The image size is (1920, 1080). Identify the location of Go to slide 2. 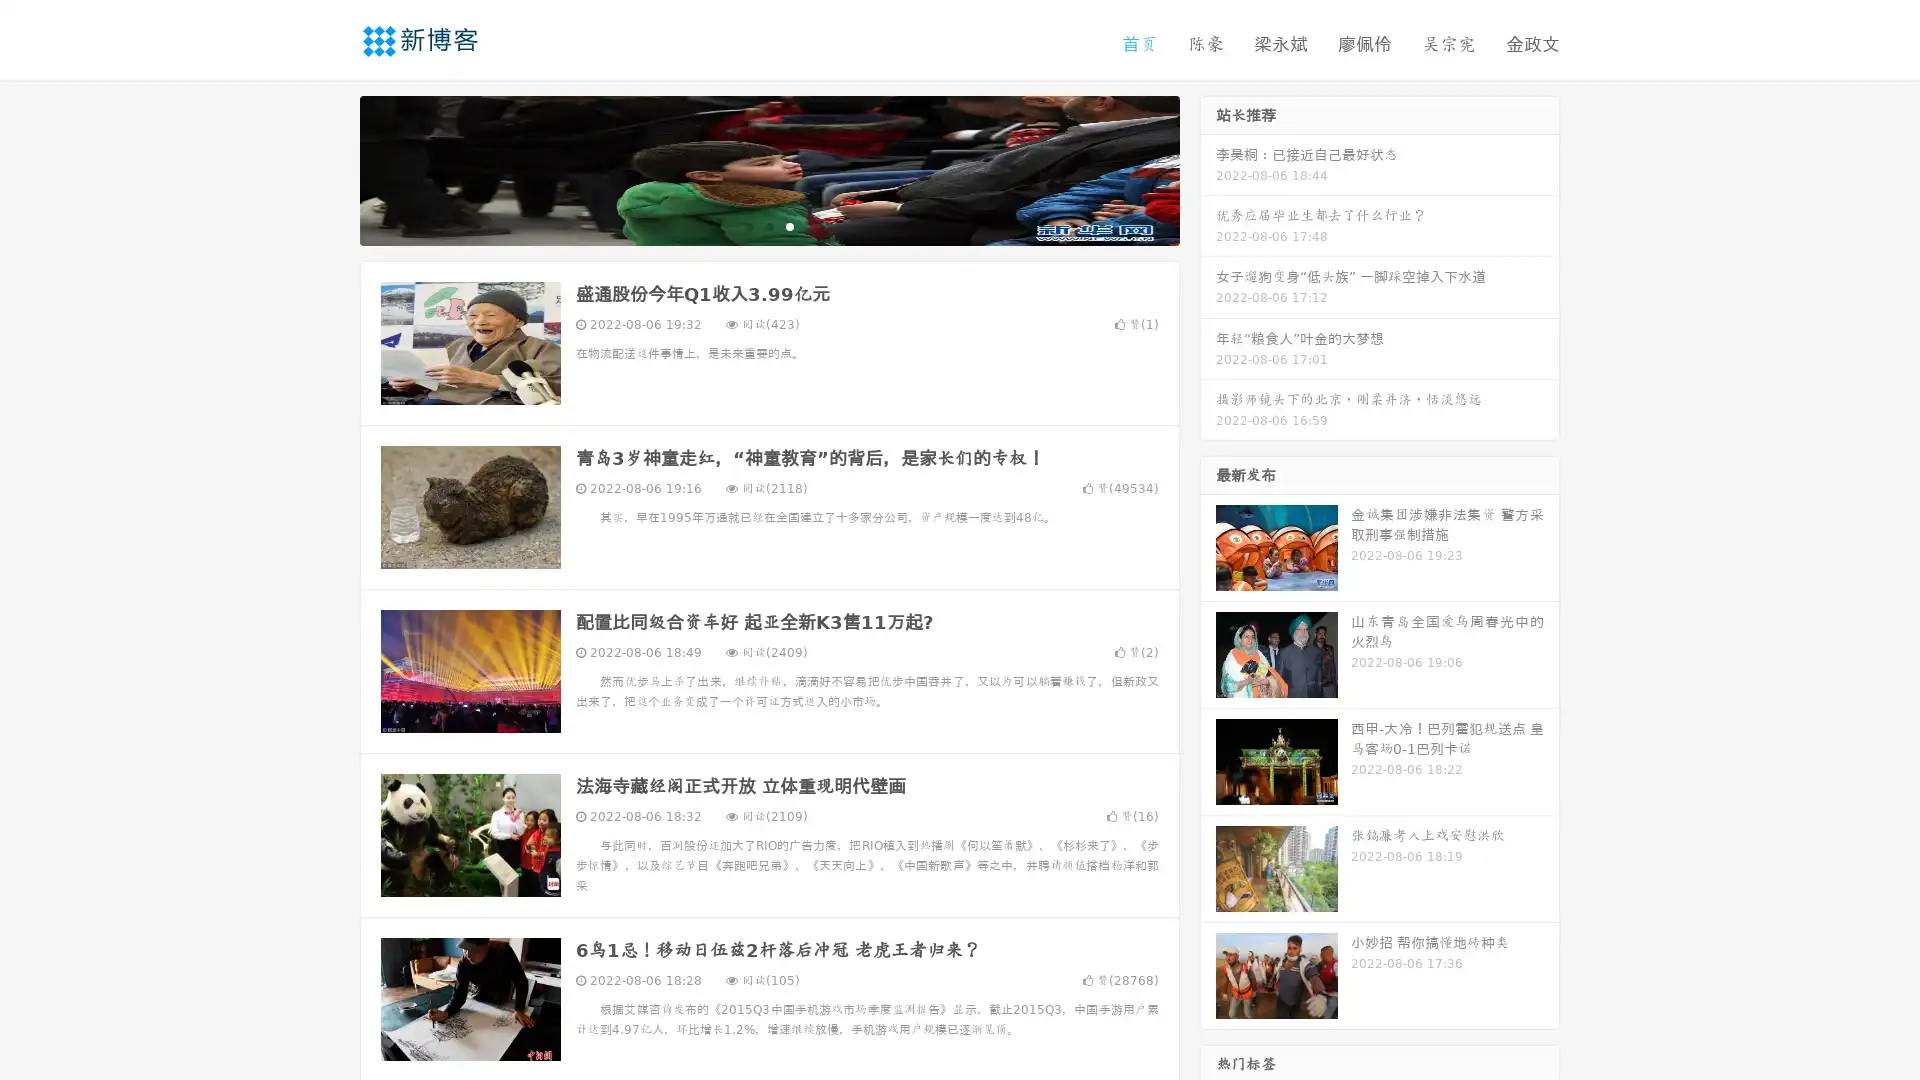
(768, 225).